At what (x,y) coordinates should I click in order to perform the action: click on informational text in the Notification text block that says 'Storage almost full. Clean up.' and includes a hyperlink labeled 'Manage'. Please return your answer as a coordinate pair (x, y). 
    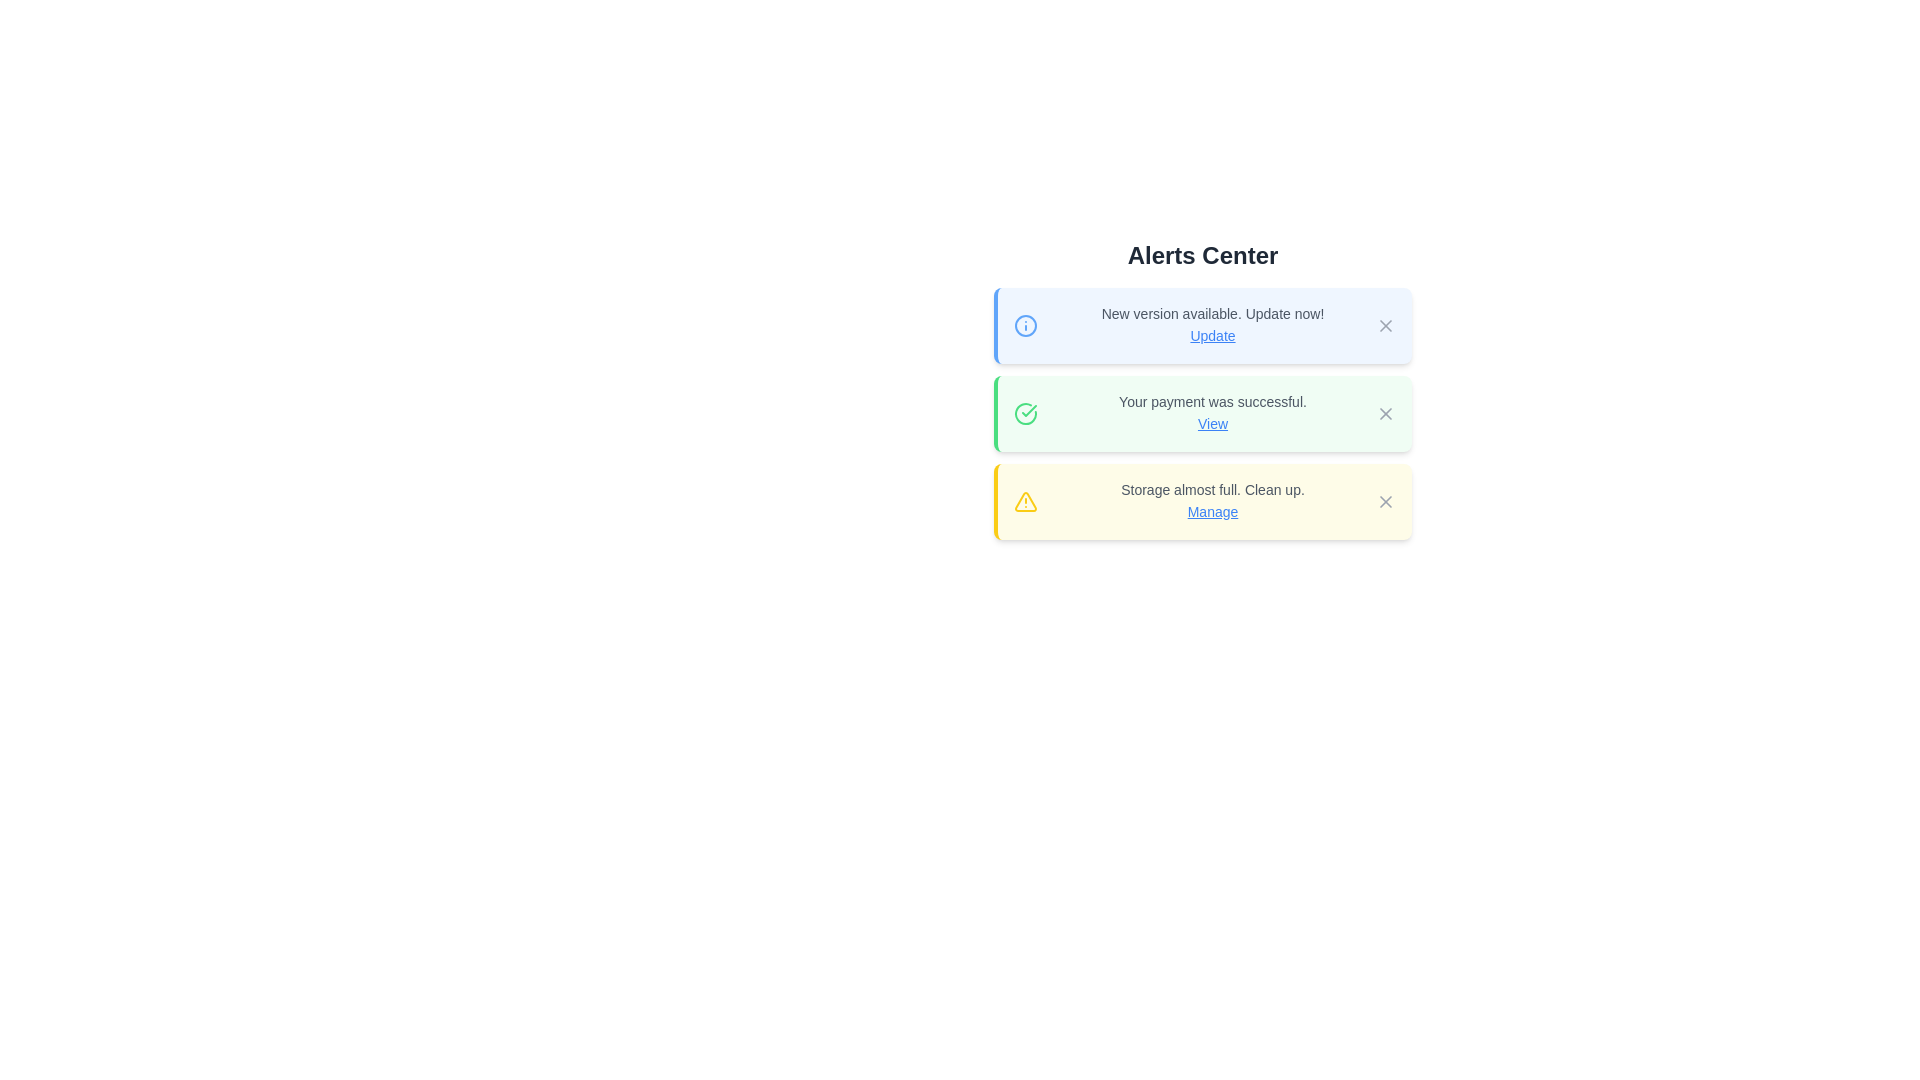
    Looking at the image, I should click on (1212, 500).